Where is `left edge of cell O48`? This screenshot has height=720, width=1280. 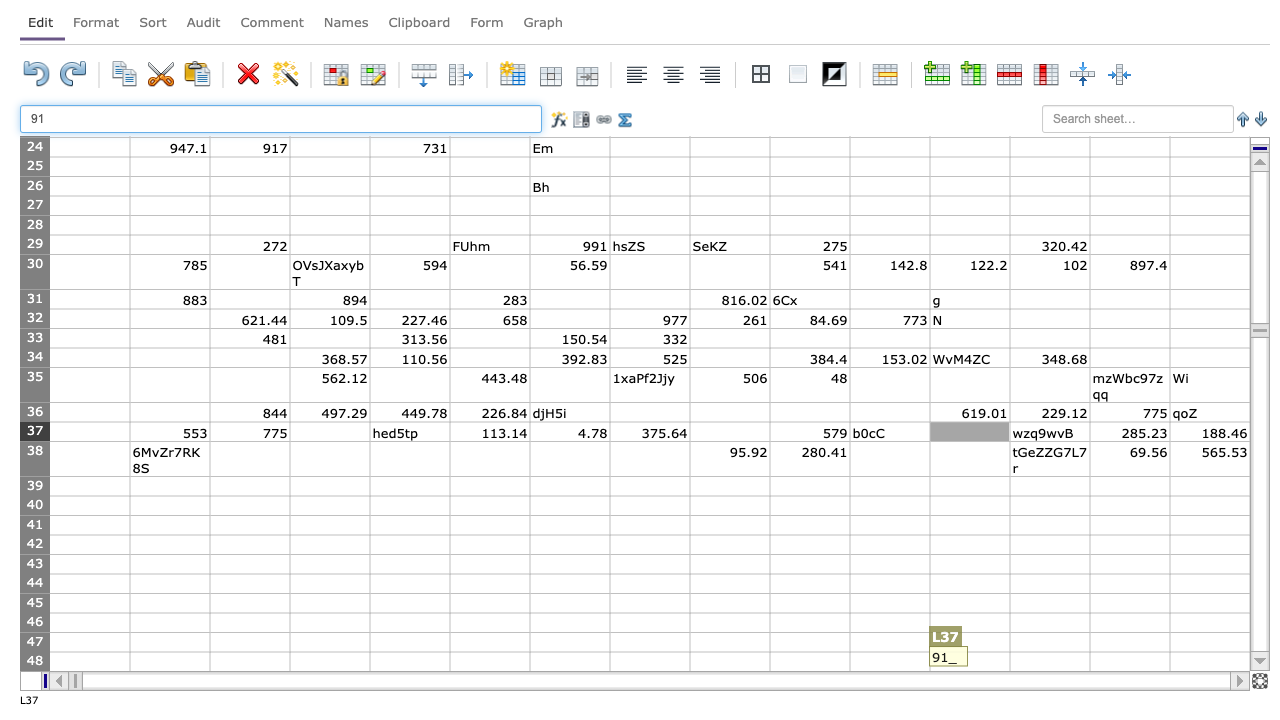
left edge of cell O48 is located at coordinates (1170, 661).